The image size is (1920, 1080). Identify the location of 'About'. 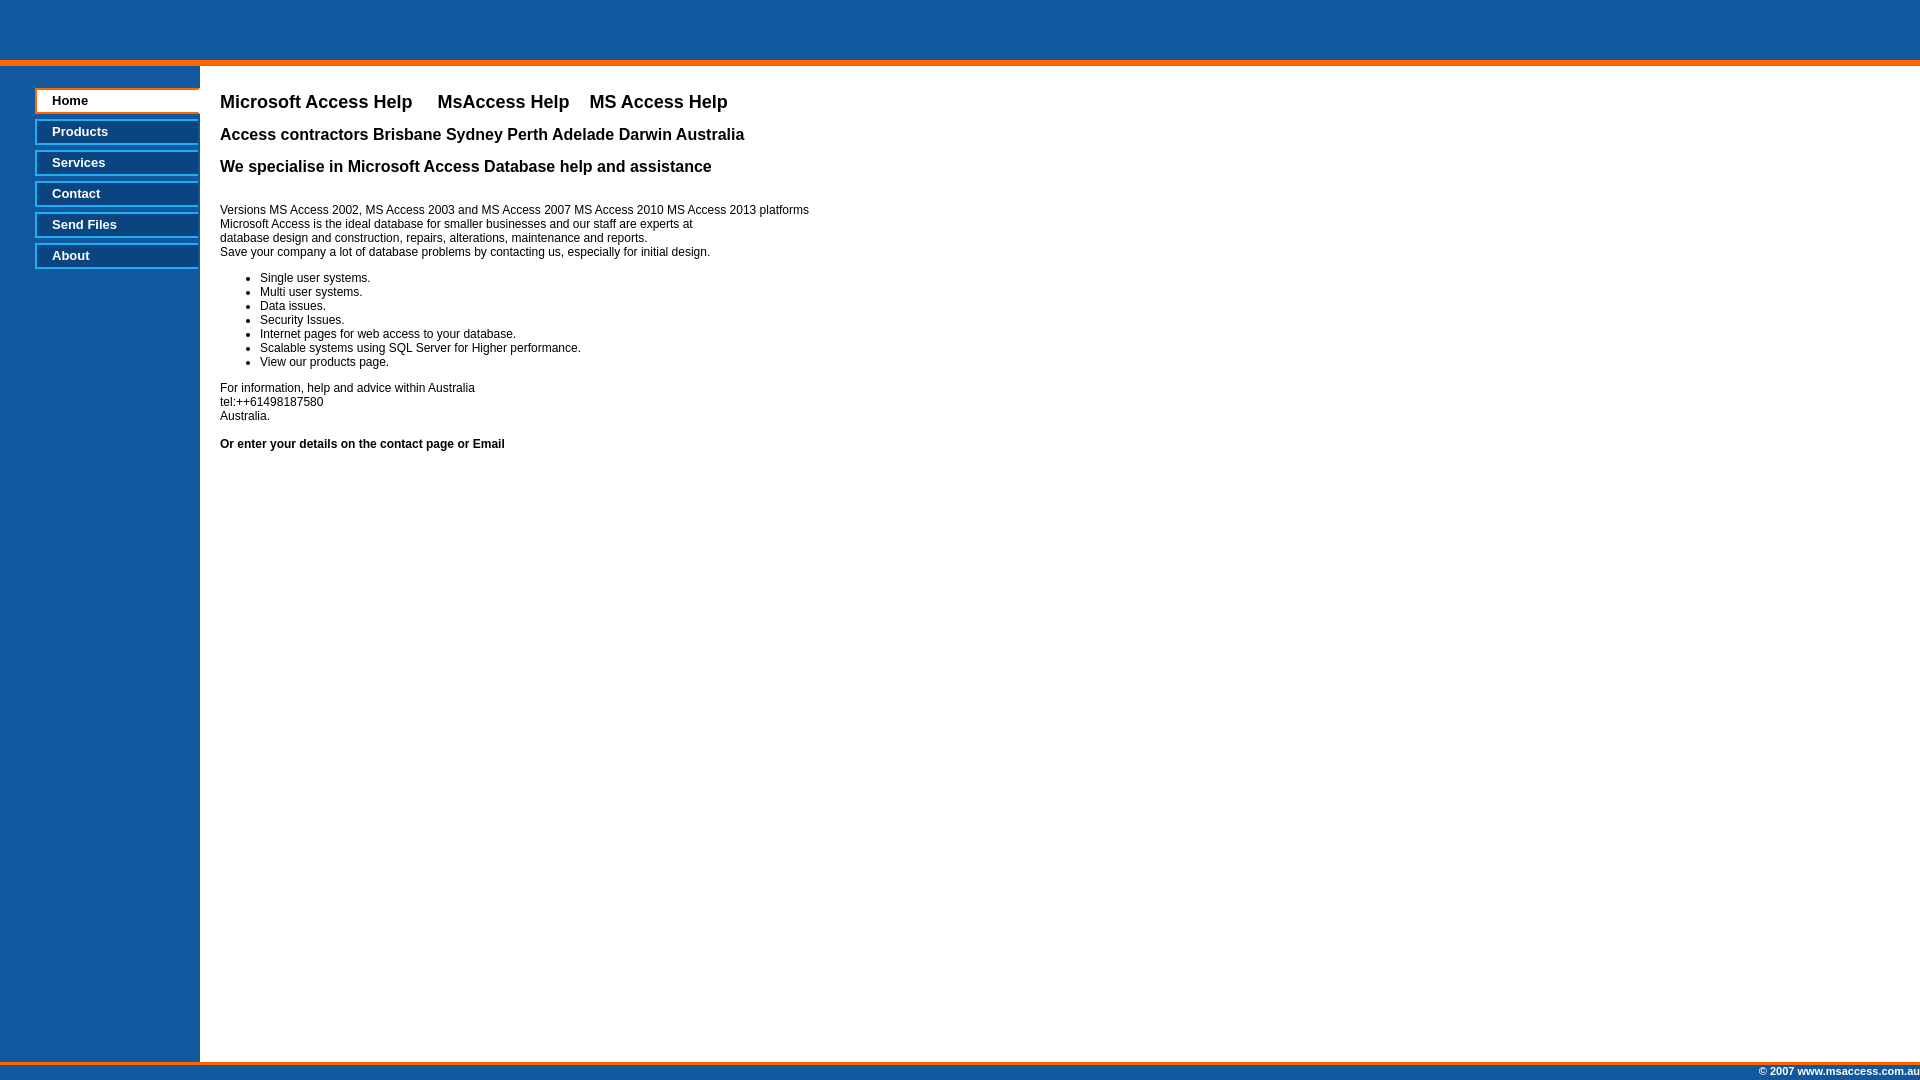
(115, 254).